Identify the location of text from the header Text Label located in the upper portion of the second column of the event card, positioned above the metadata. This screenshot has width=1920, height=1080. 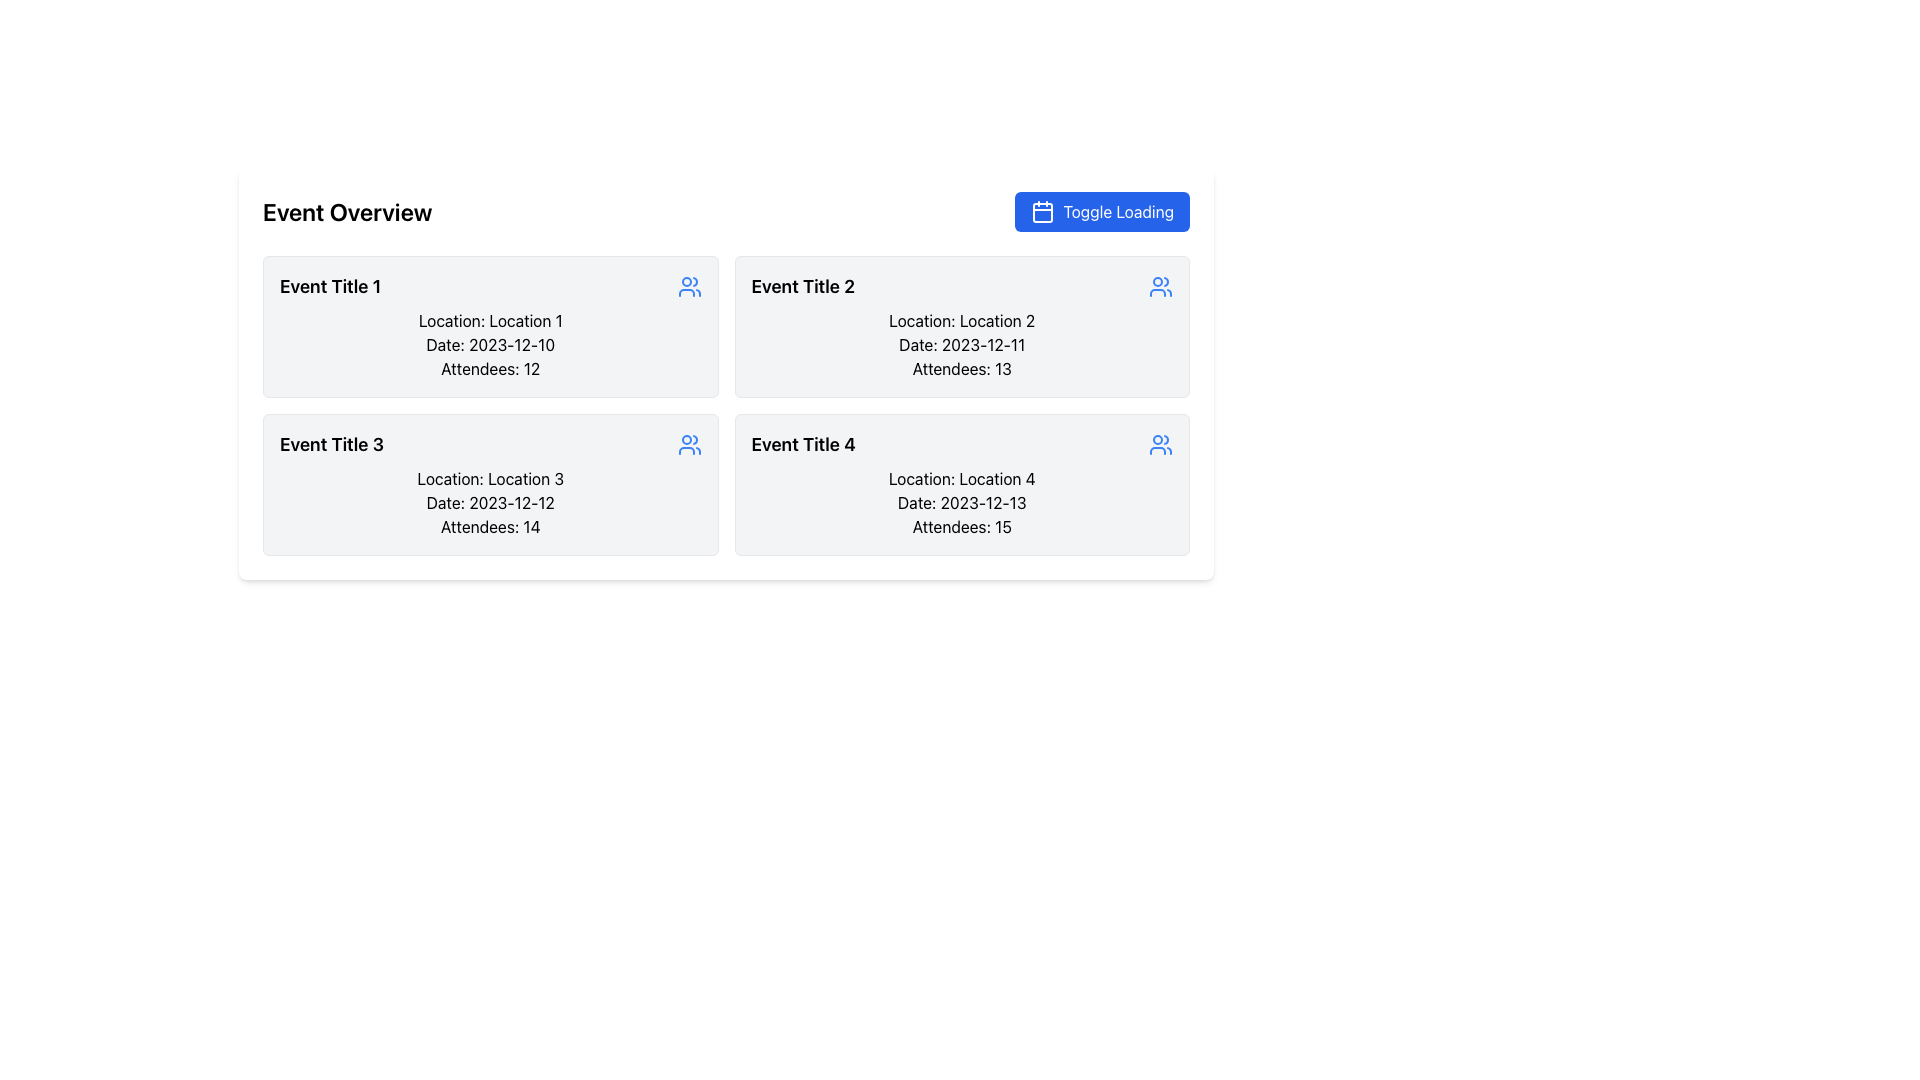
(803, 286).